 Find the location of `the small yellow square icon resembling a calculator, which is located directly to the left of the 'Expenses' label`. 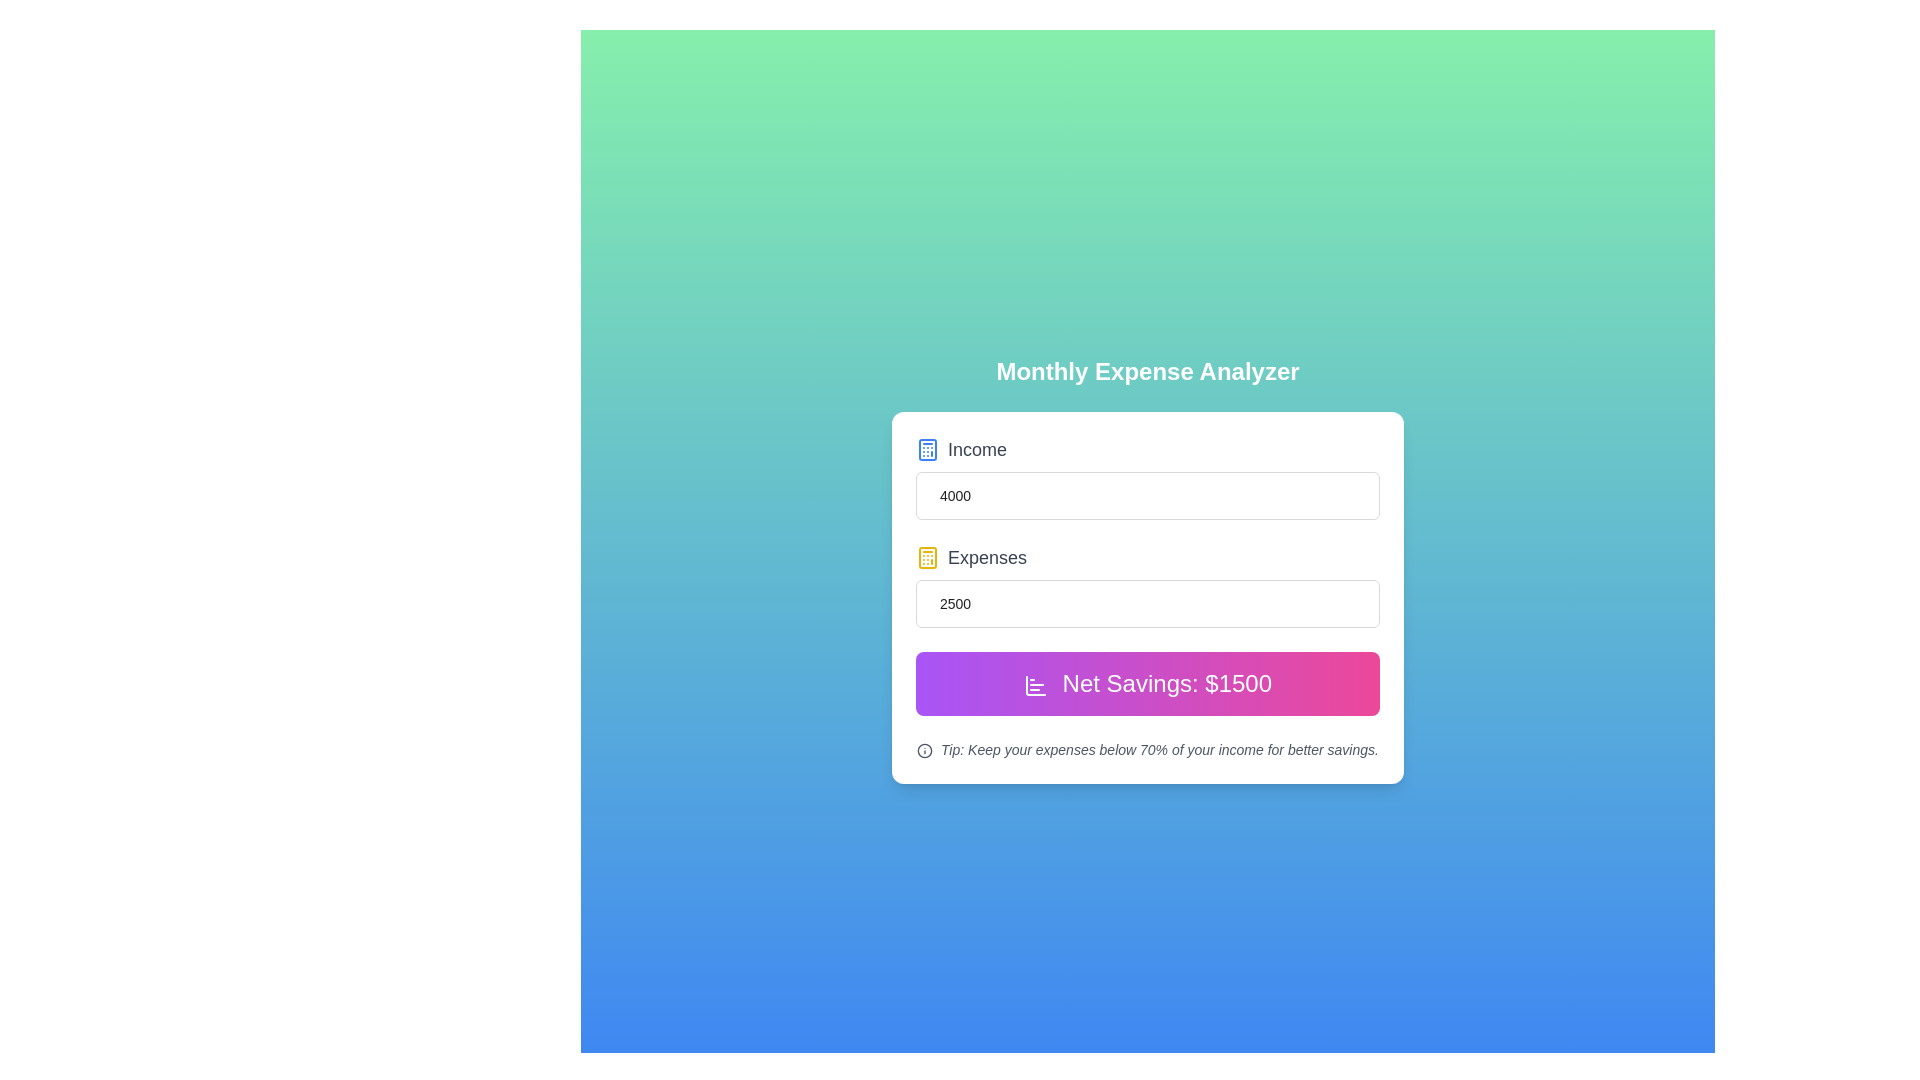

the small yellow square icon resembling a calculator, which is located directly to the left of the 'Expenses' label is located at coordinates (926, 558).